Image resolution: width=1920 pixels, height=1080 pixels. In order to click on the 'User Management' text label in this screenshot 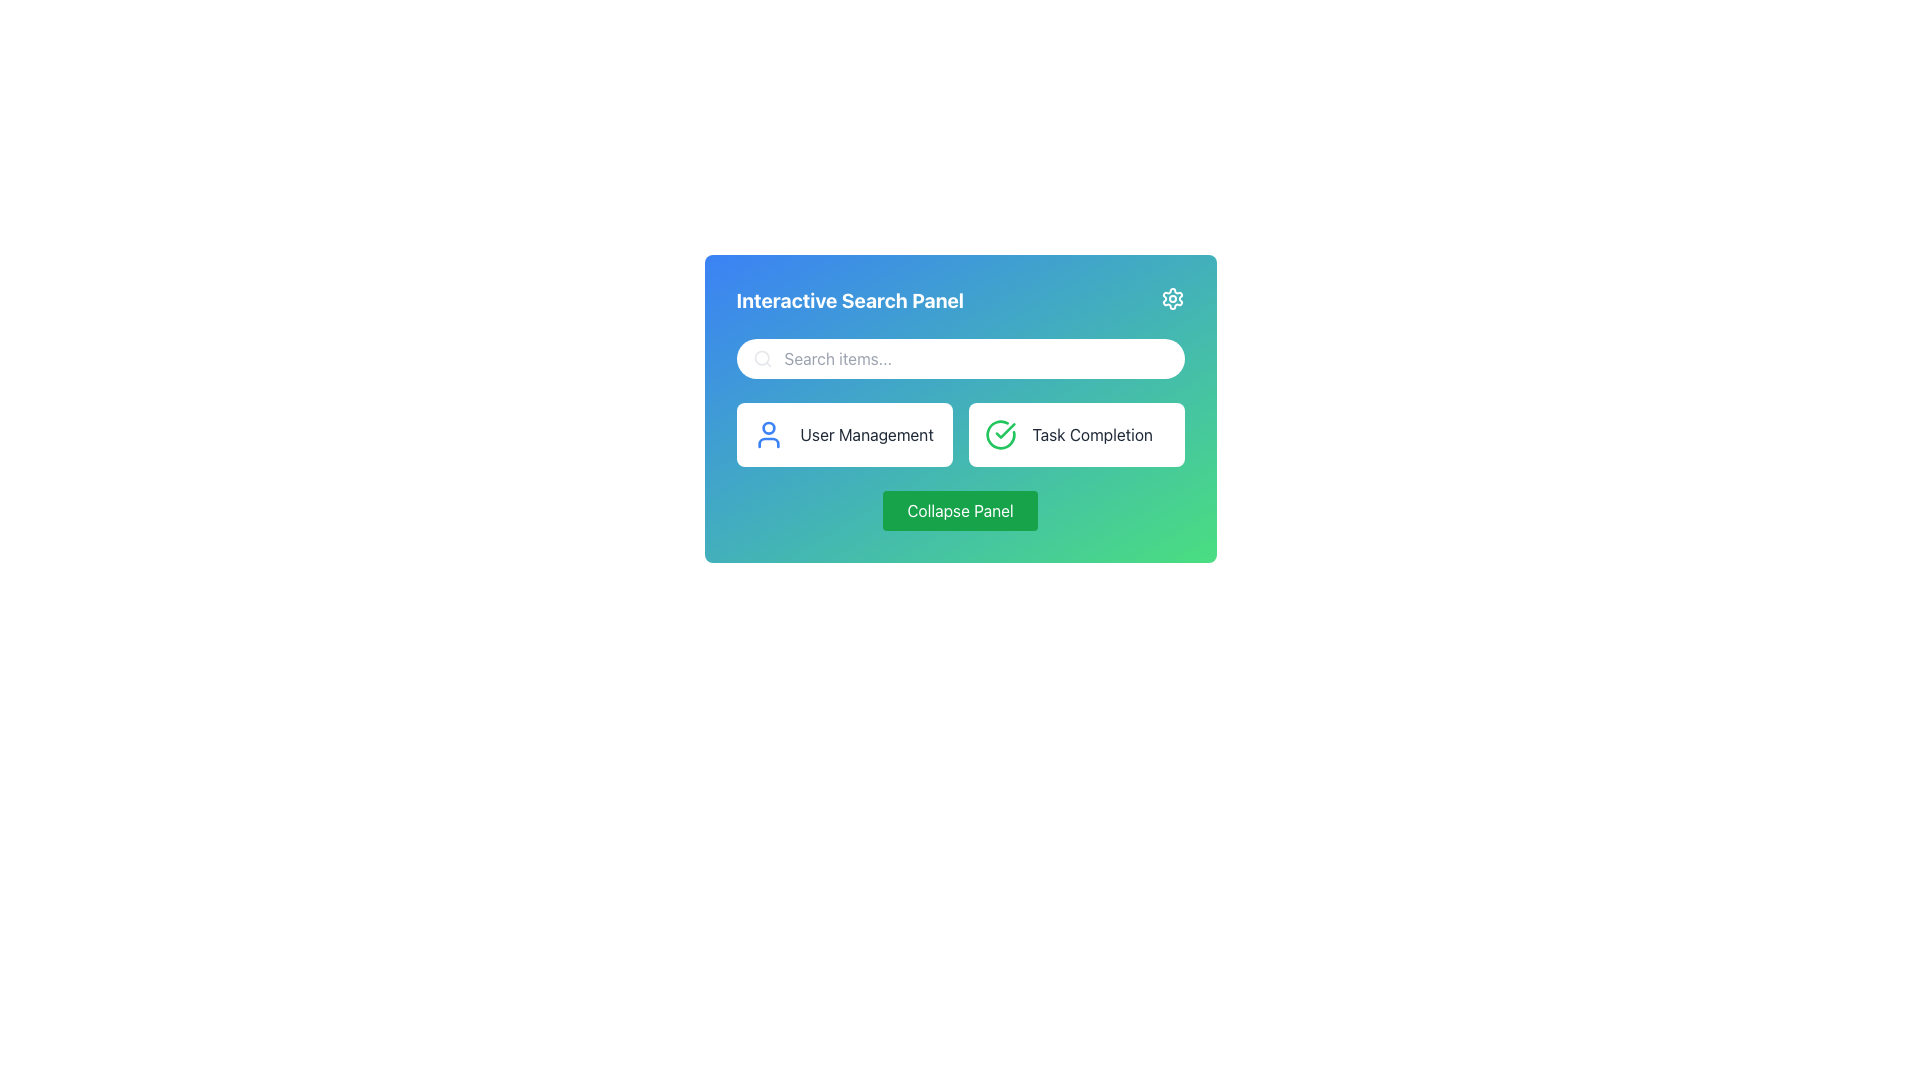, I will do `click(867, 434)`.